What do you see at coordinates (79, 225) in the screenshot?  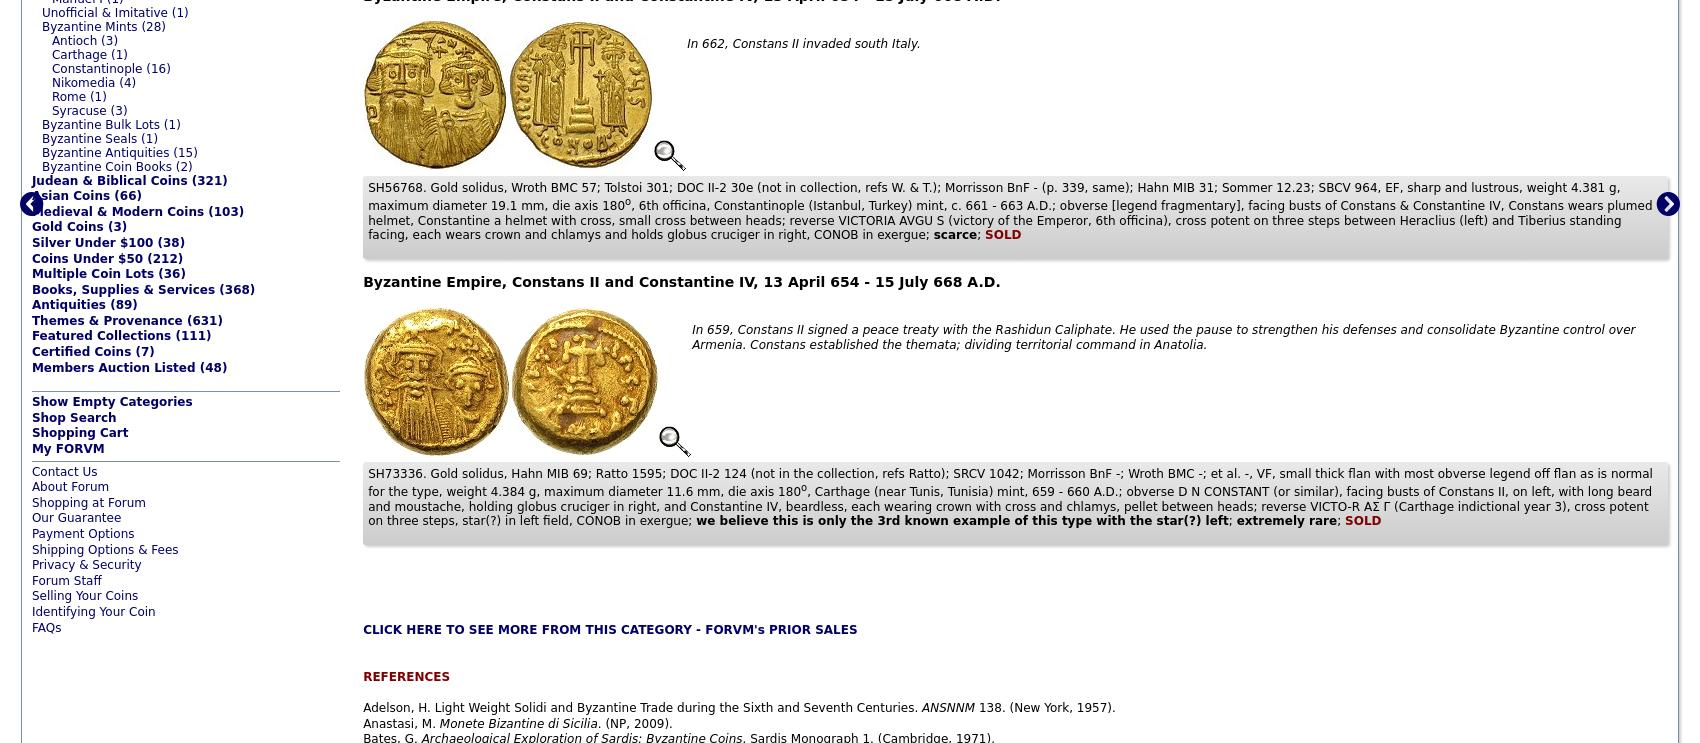 I see `'Gold Coins (3)'` at bounding box center [79, 225].